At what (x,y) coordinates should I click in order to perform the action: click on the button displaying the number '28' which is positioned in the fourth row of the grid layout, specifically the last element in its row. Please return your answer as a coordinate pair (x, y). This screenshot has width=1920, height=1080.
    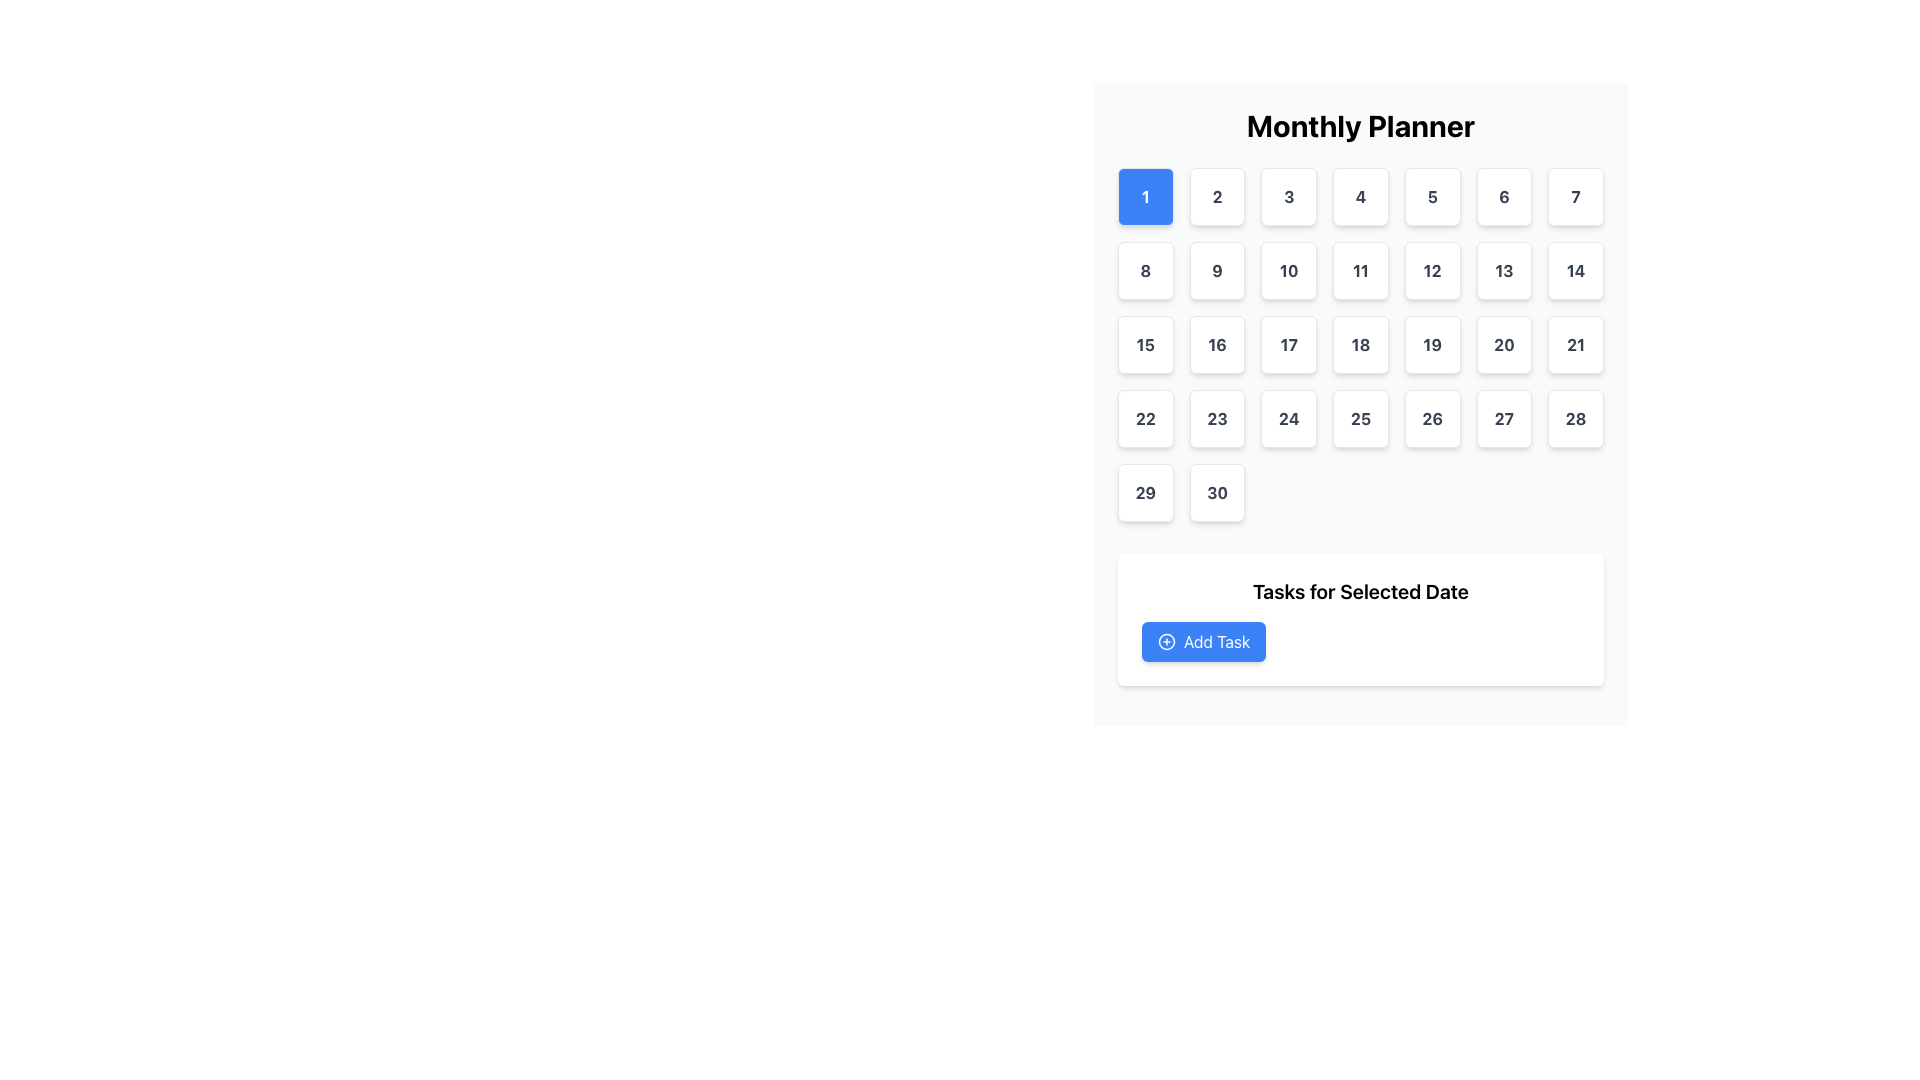
    Looking at the image, I should click on (1575, 418).